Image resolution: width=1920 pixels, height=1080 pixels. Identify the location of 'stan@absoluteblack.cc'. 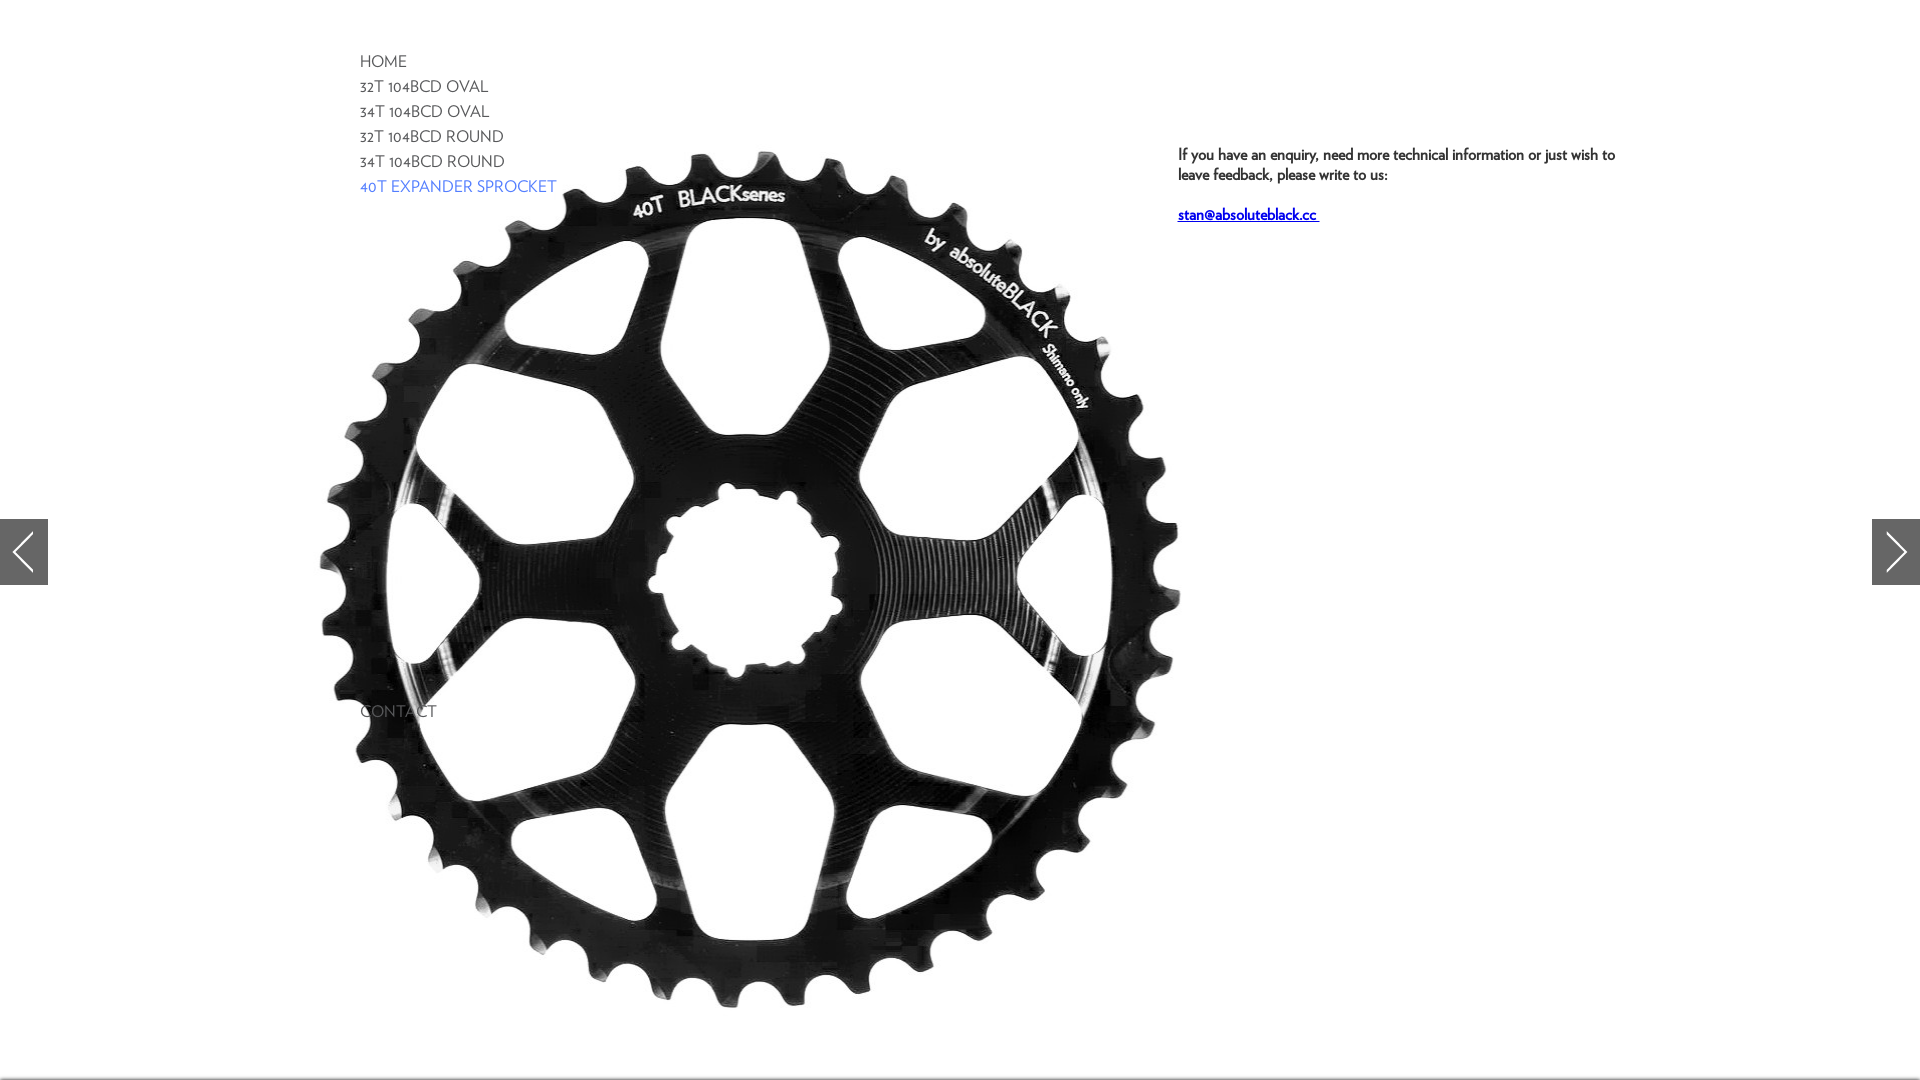
(1177, 215).